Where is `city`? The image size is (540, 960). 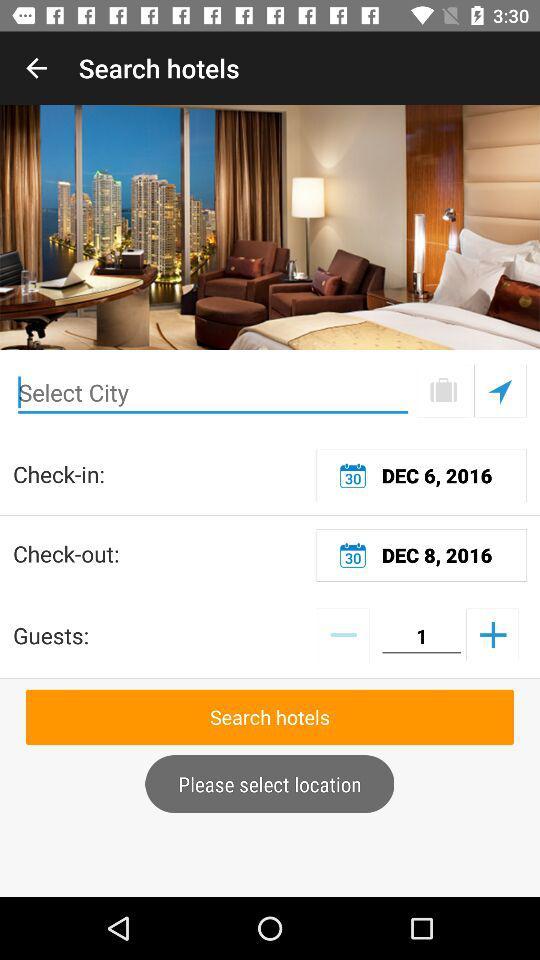 city is located at coordinates (212, 392).